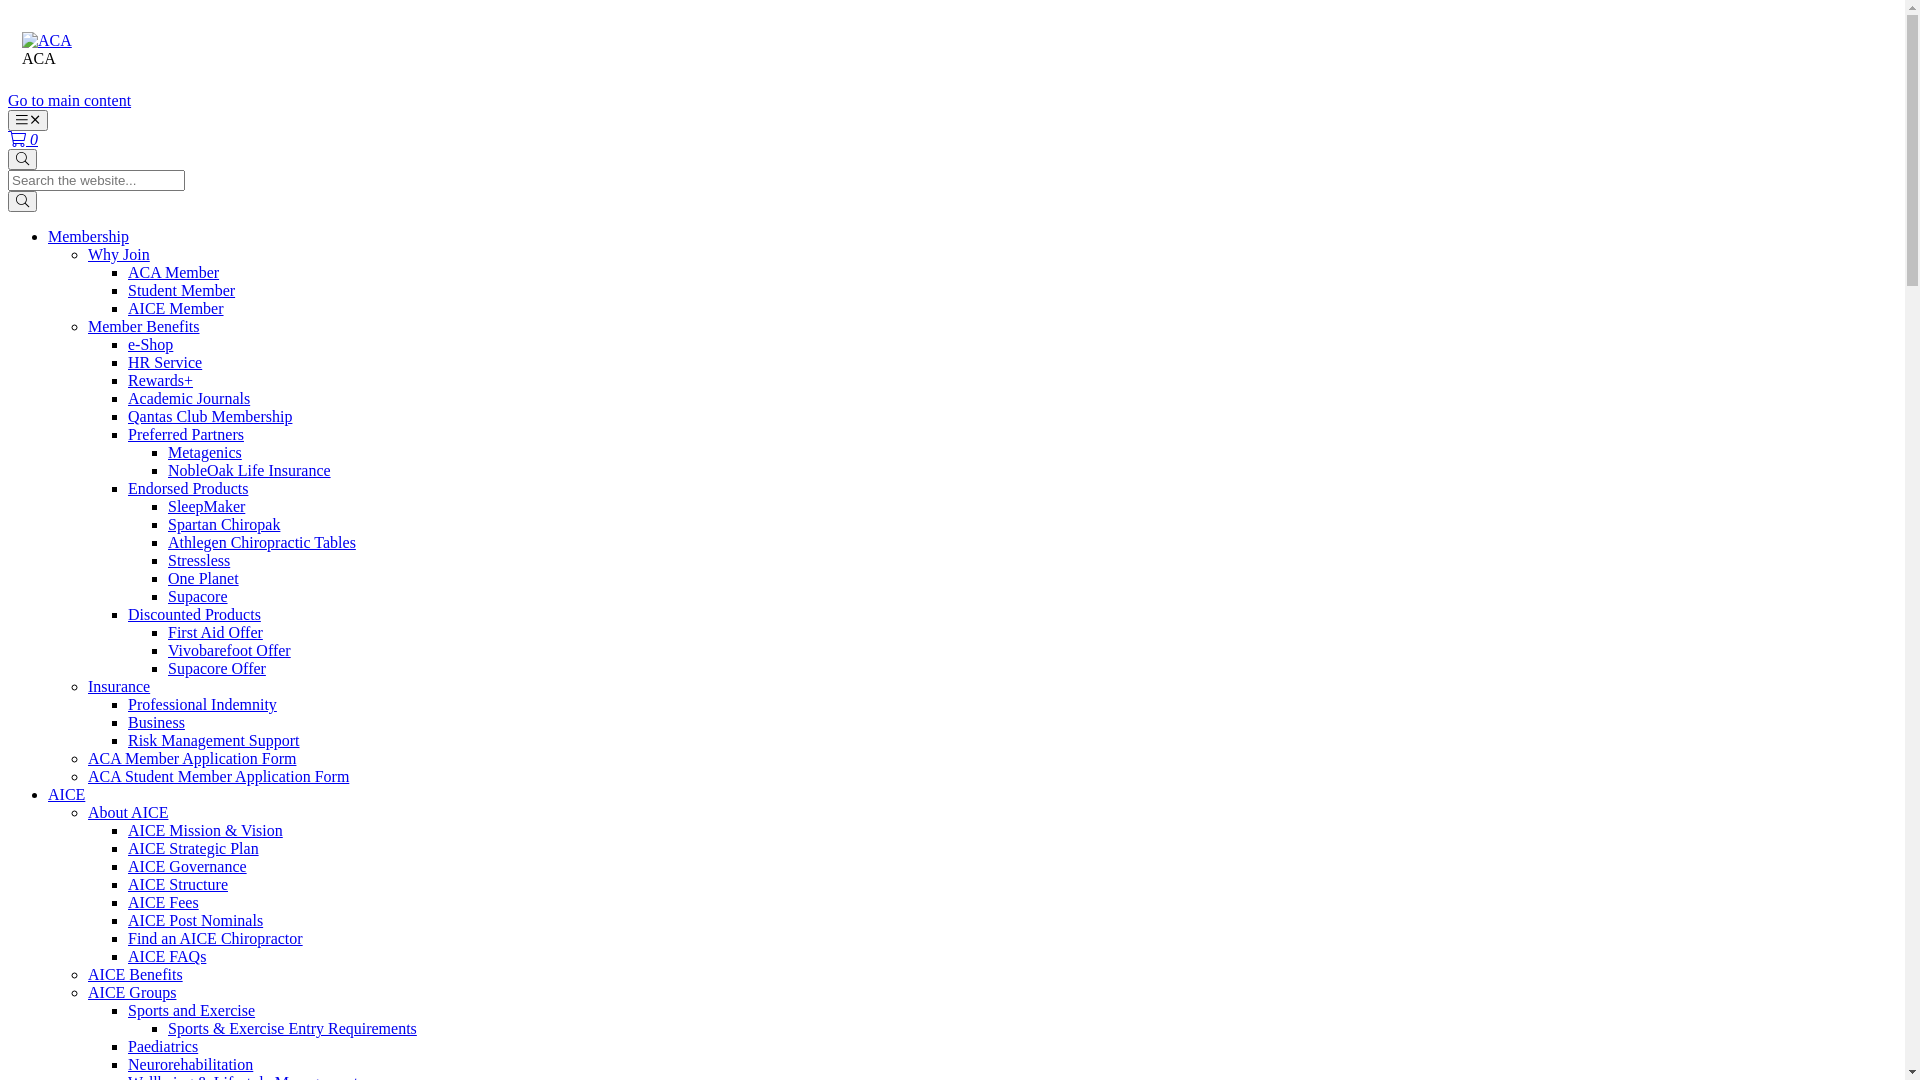  What do you see at coordinates (216, 668) in the screenshot?
I see `'Supacore Offer'` at bounding box center [216, 668].